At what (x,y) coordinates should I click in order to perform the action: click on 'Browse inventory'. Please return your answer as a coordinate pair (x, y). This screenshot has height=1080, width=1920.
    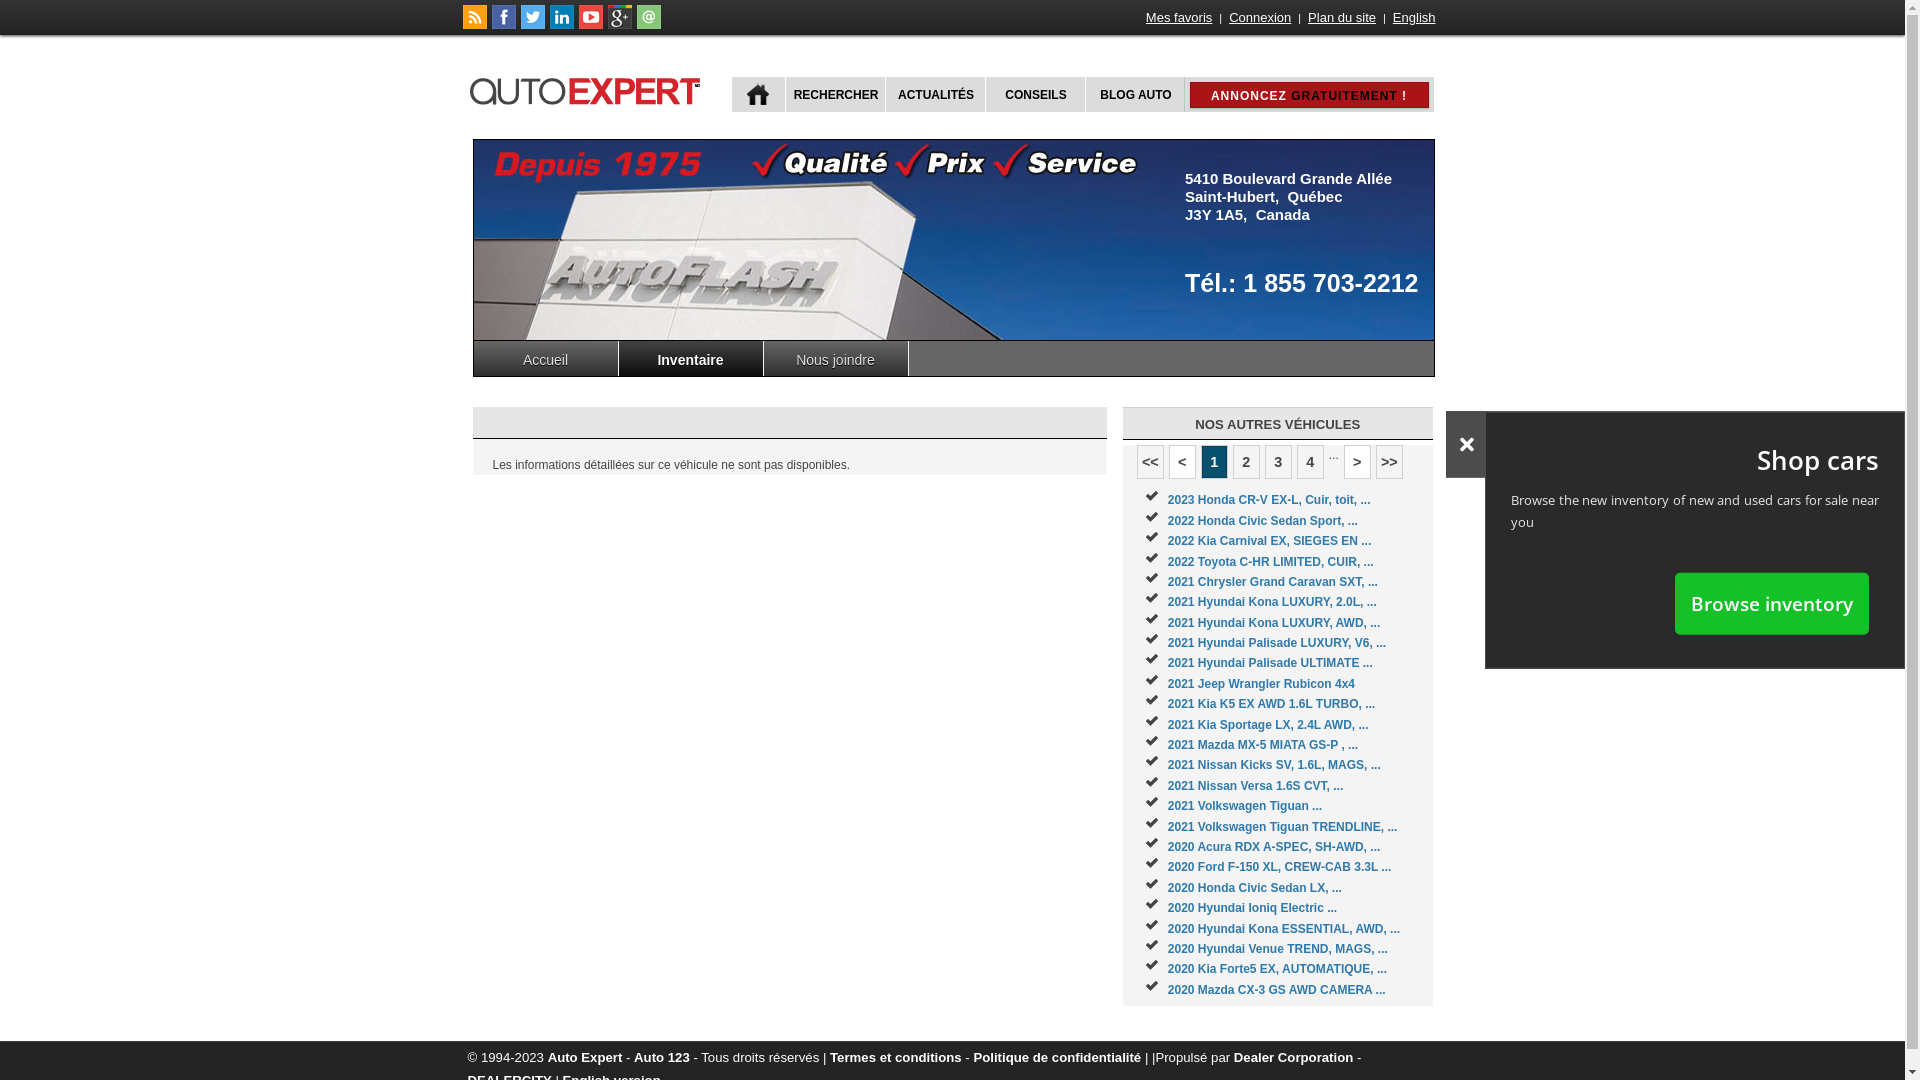
    Looking at the image, I should click on (1675, 602).